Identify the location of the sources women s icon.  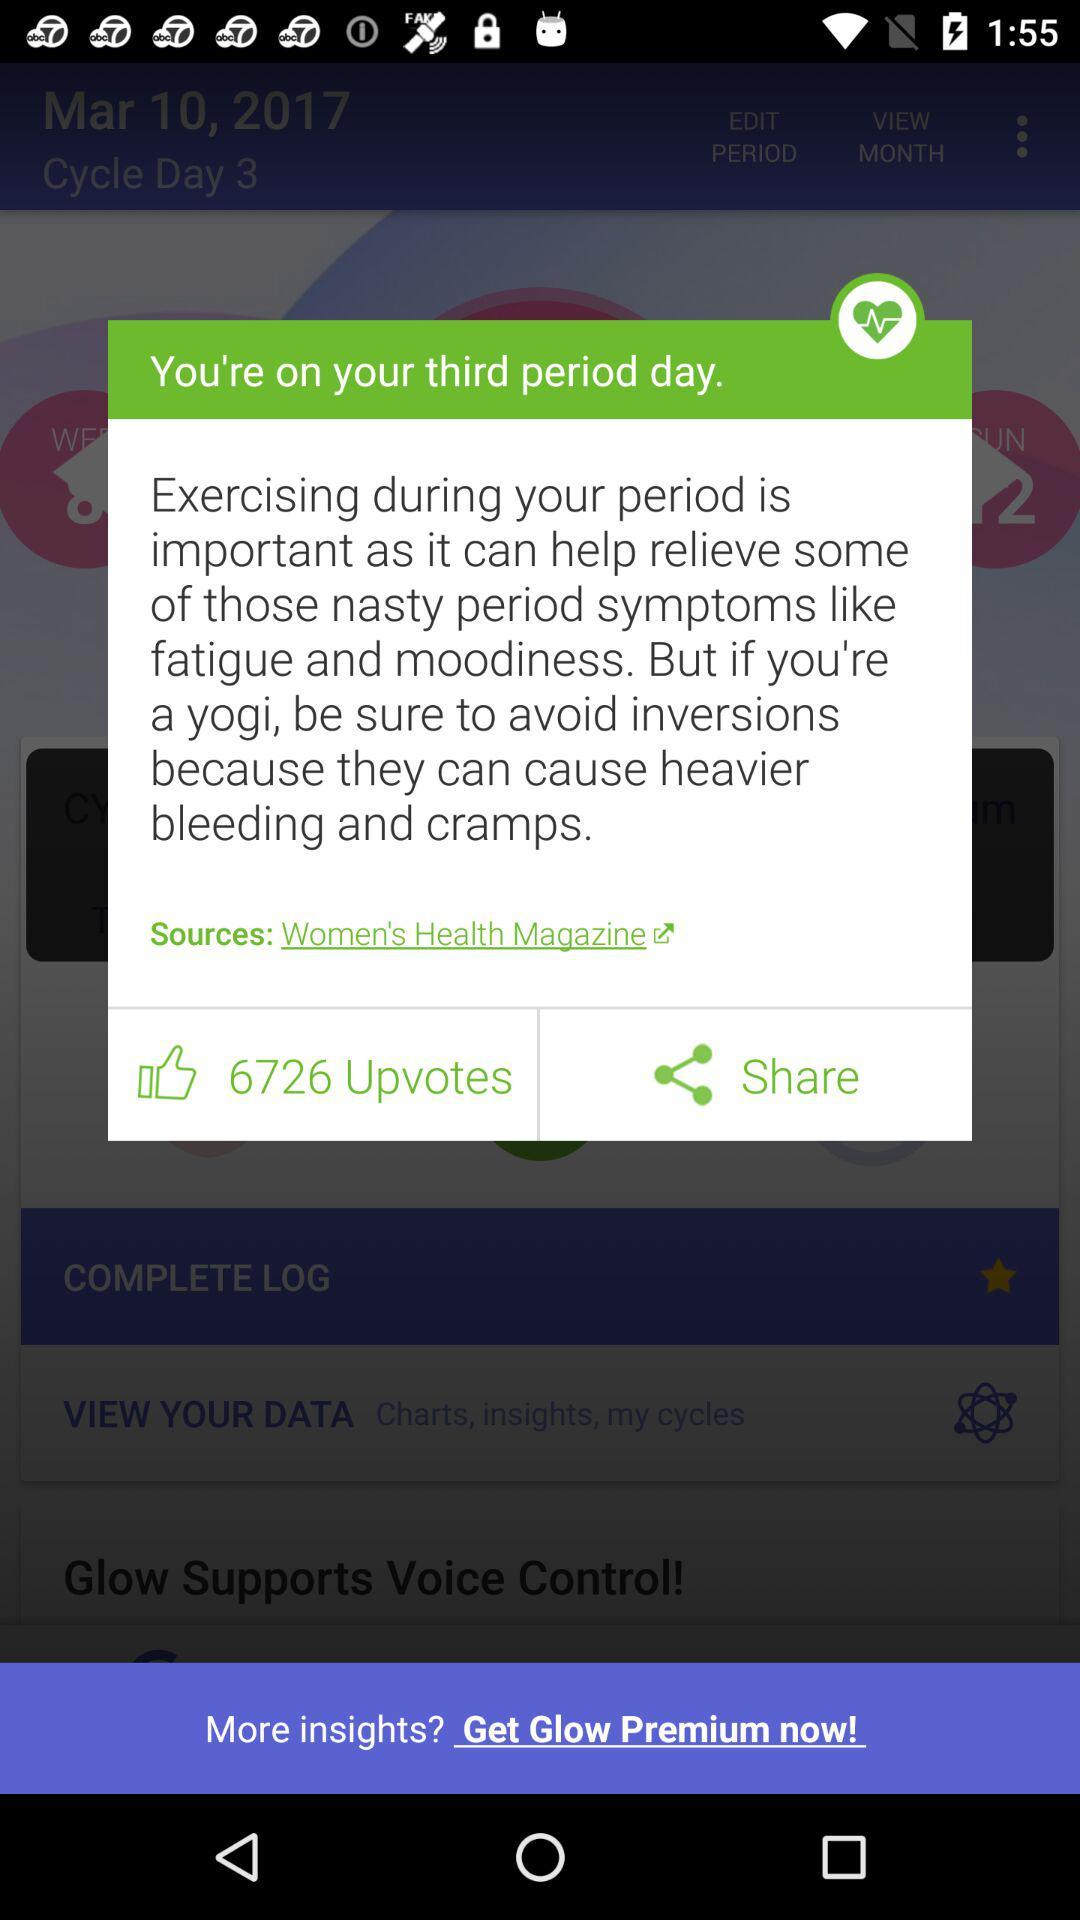
(540, 931).